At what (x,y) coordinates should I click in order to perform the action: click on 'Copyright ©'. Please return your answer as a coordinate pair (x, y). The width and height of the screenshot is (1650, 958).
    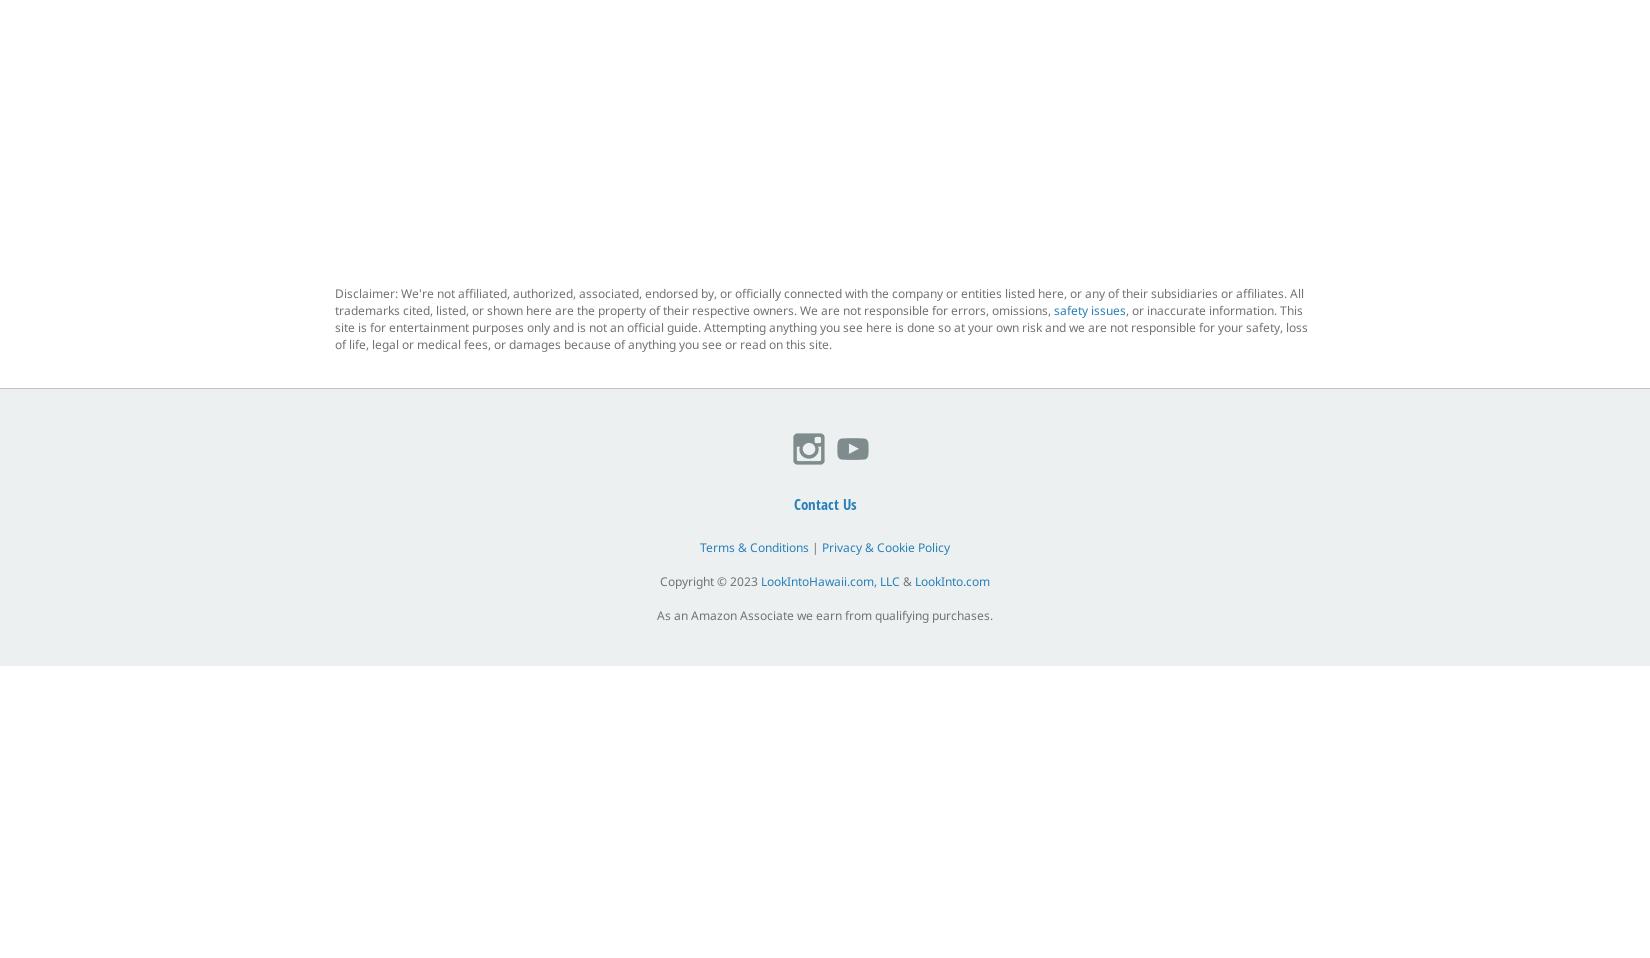
    Looking at the image, I should click on (659, 581).